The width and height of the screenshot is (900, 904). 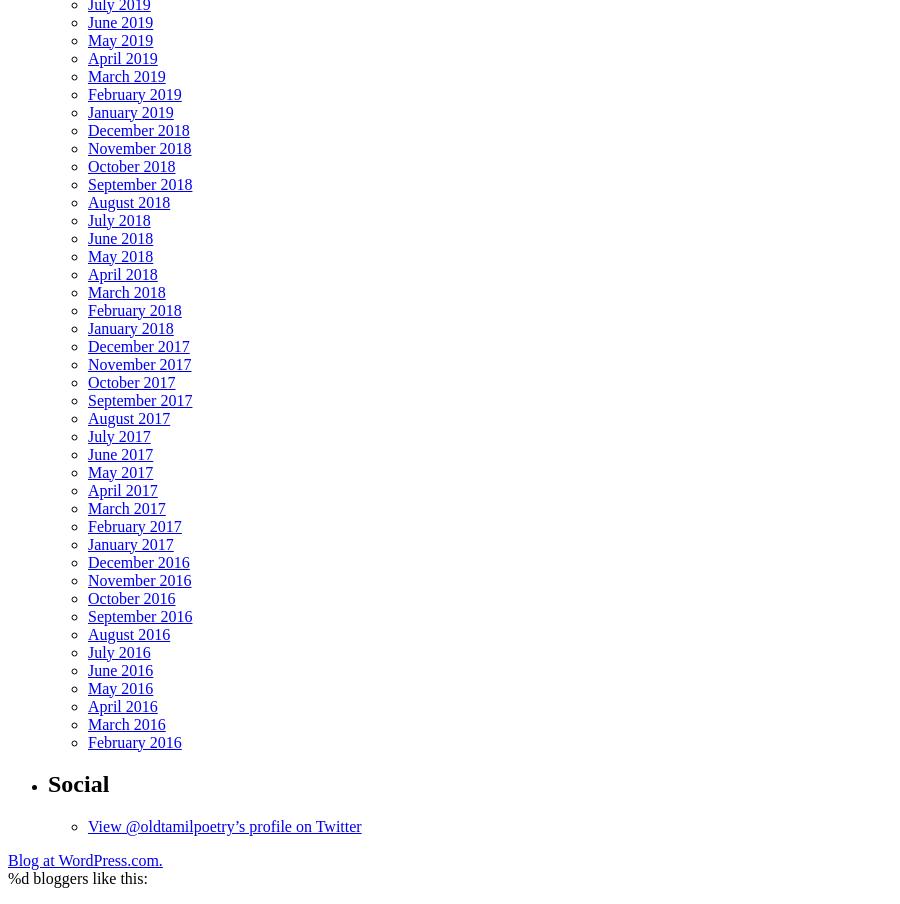 I want to click on 'March 2019', so click(x=126, y=75).